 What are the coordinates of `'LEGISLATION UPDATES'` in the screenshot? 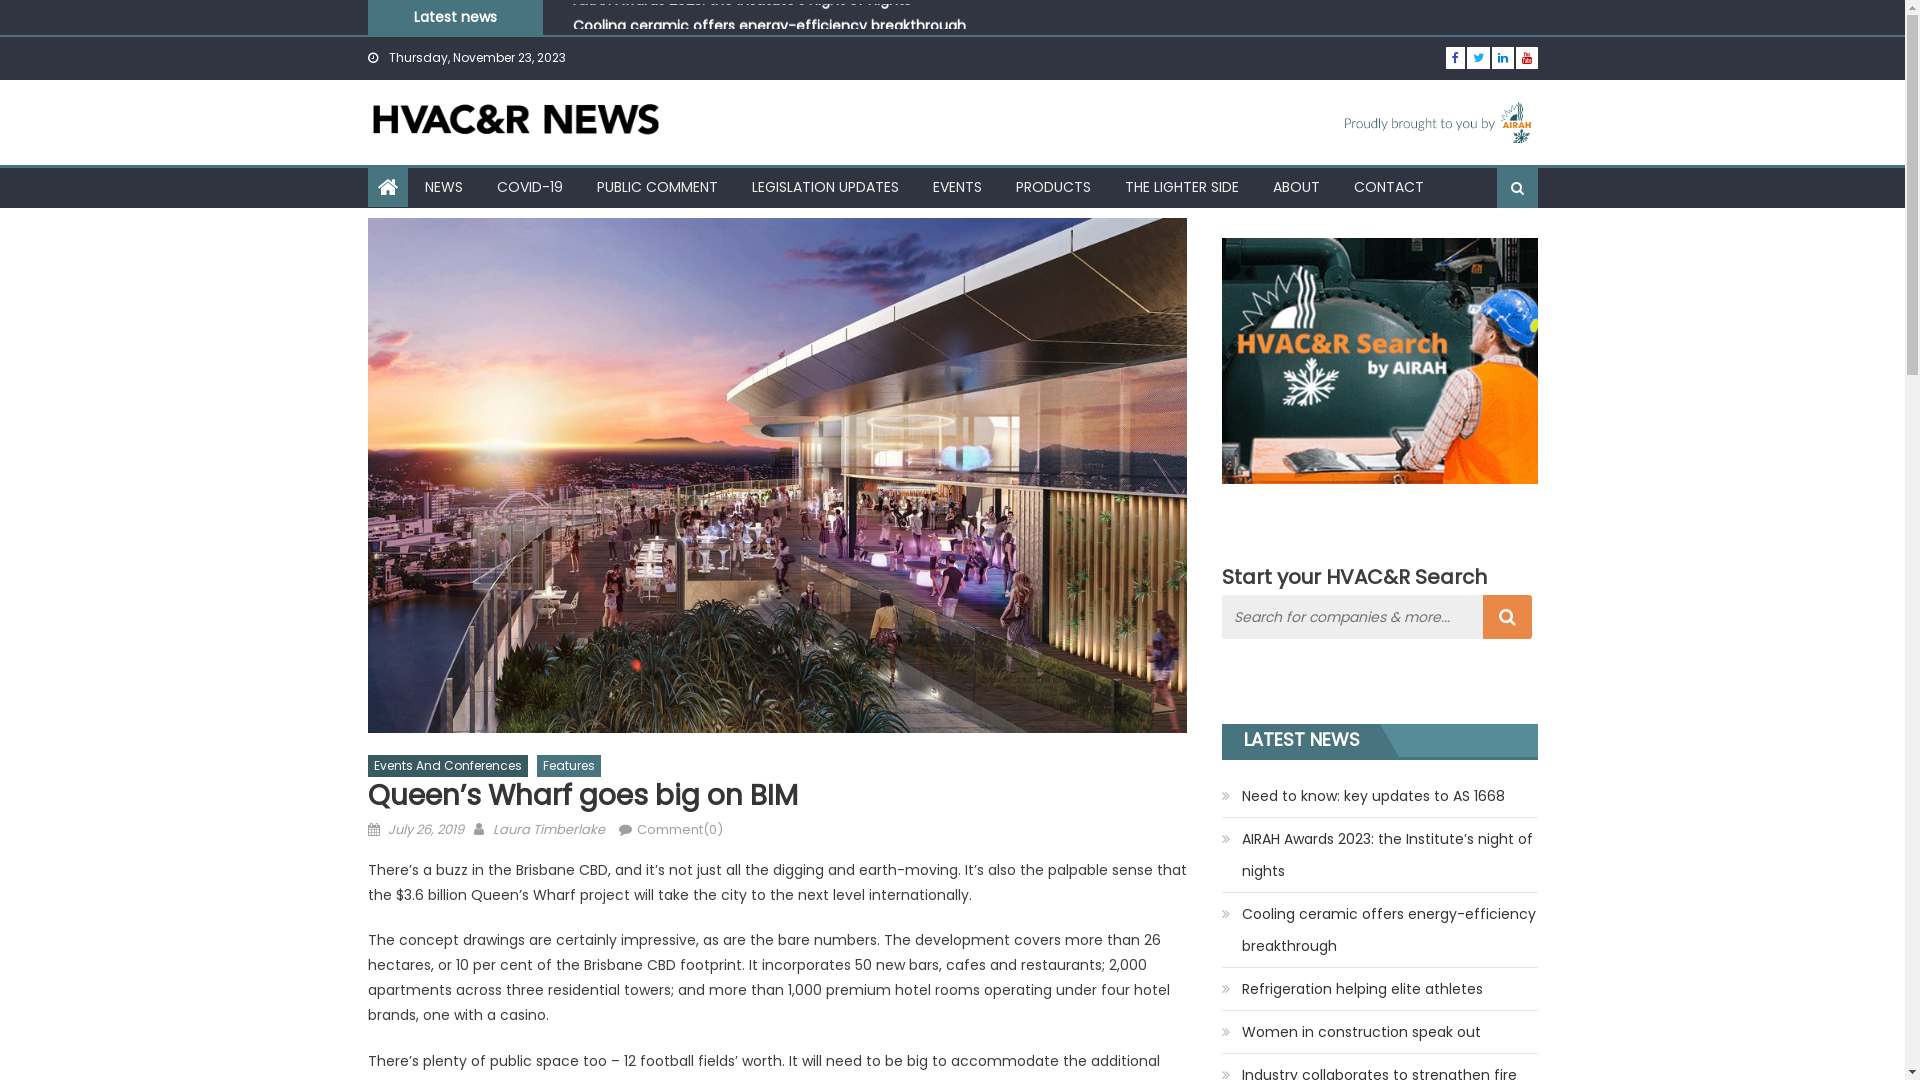 It's located at (824, 186).